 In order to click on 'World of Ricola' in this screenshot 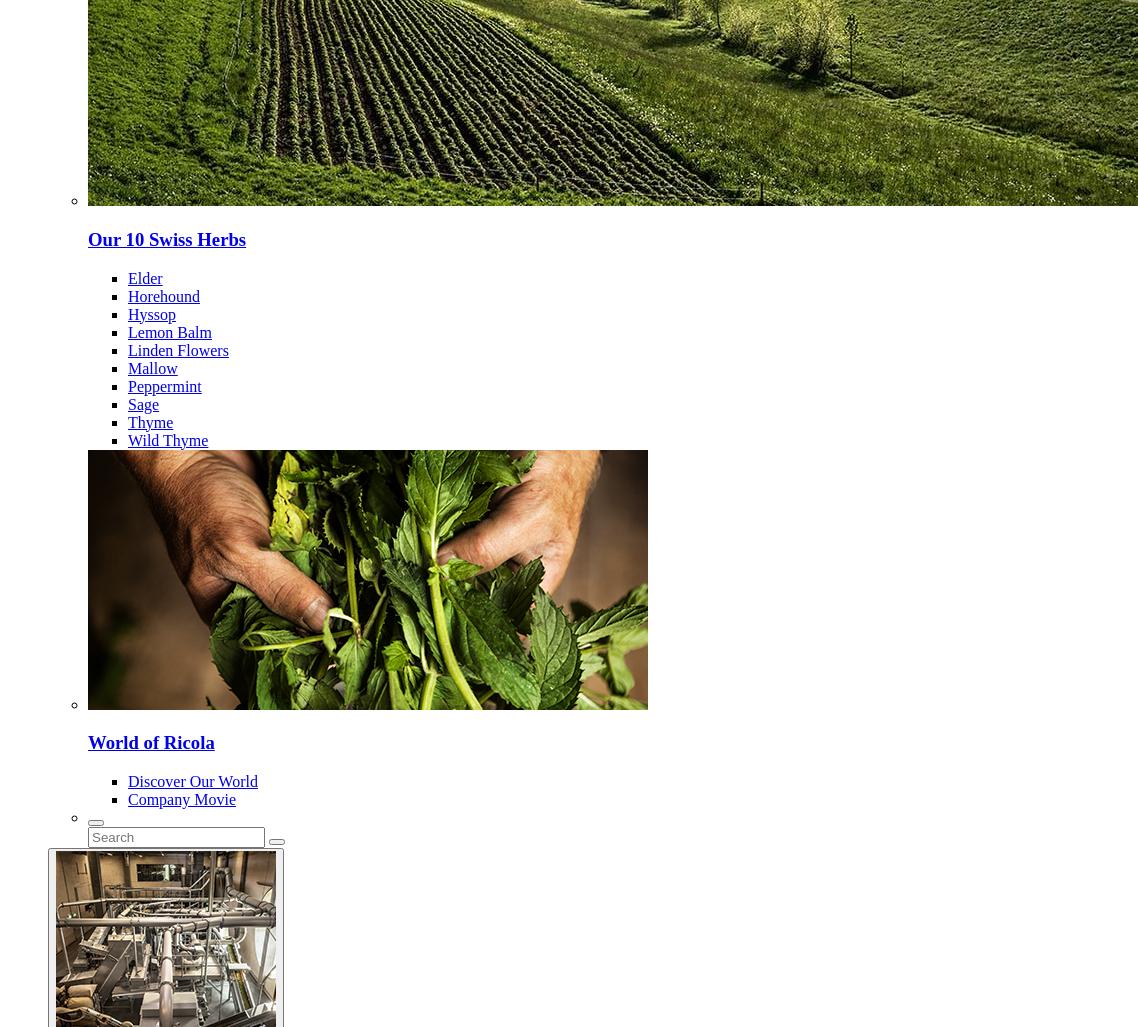, I will do `click(151, 742)`.